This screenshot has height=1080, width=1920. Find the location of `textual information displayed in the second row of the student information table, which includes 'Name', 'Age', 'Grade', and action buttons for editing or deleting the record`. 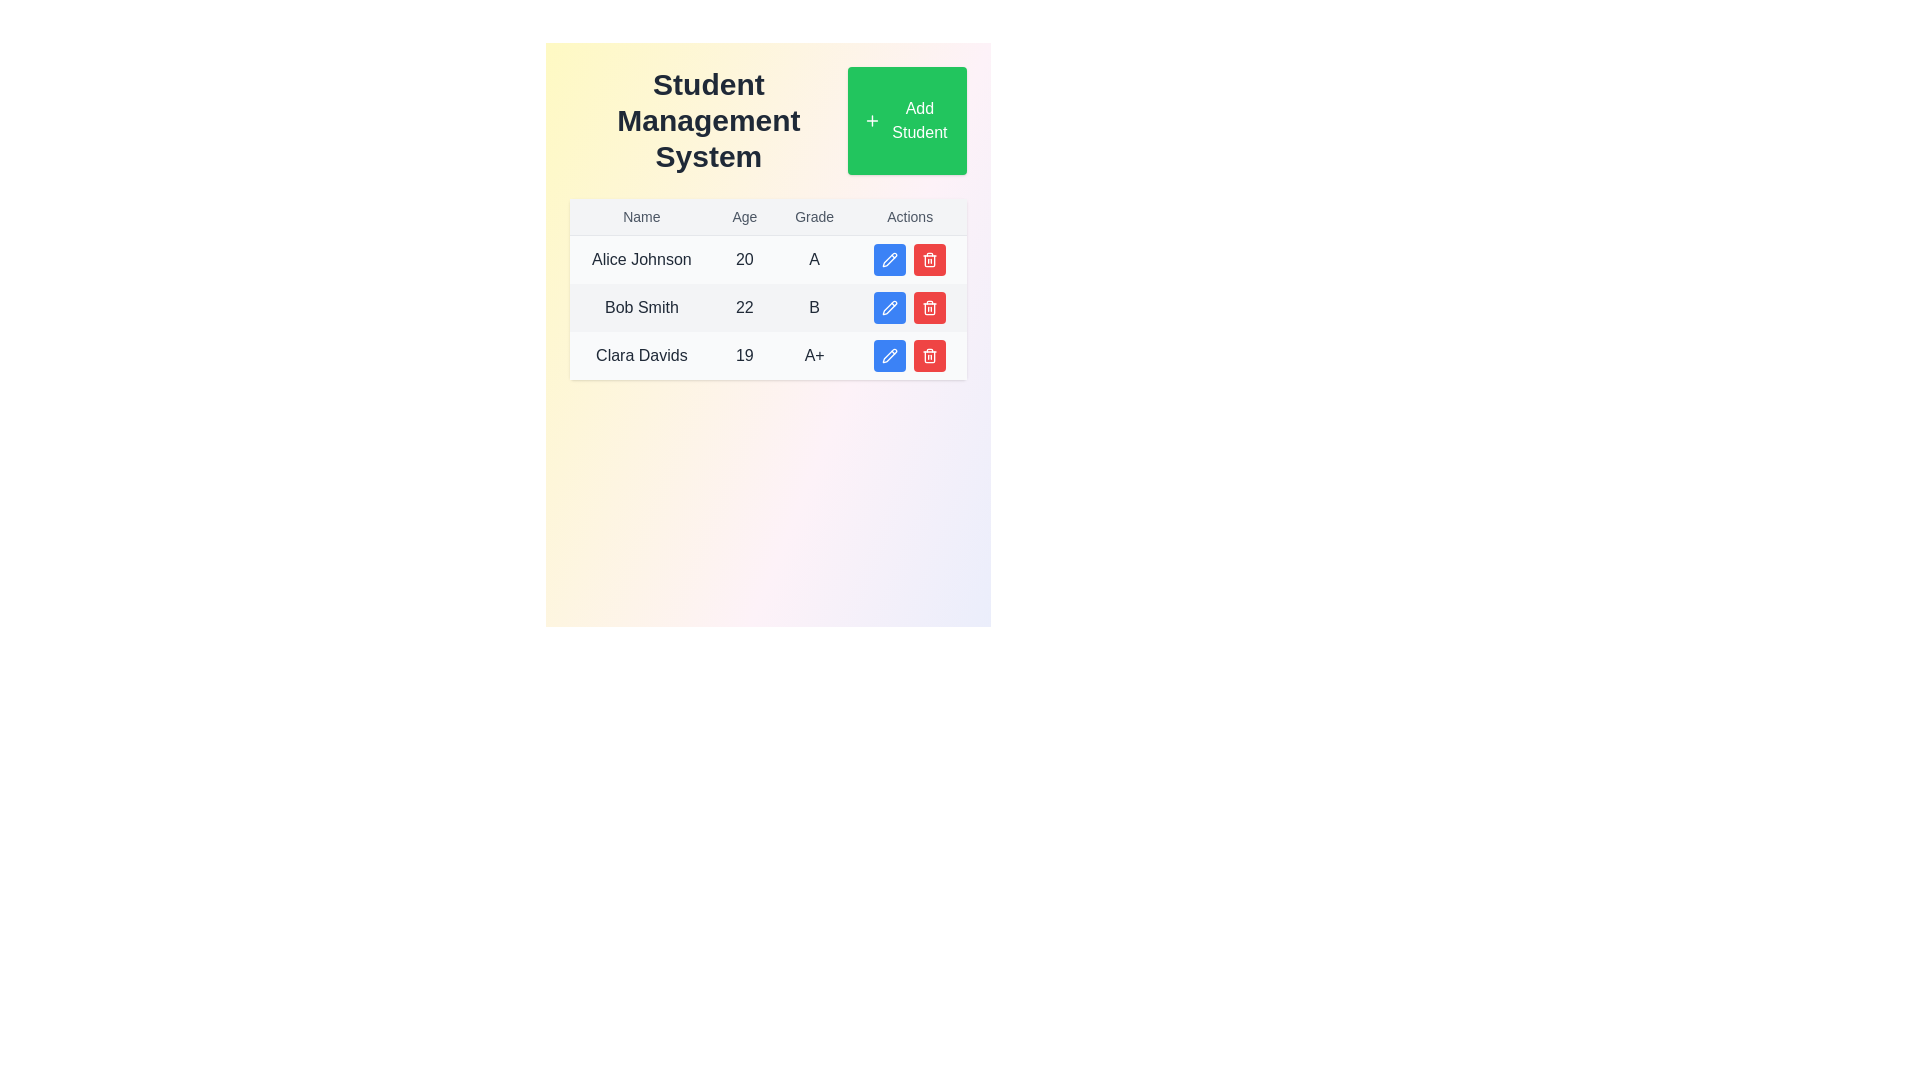

textual information displayed in the second row of the student information table, which includes 'Name', 'Age', 'Grade', and action buttons for editing or deleting the record is located at coordinates (767, 307).